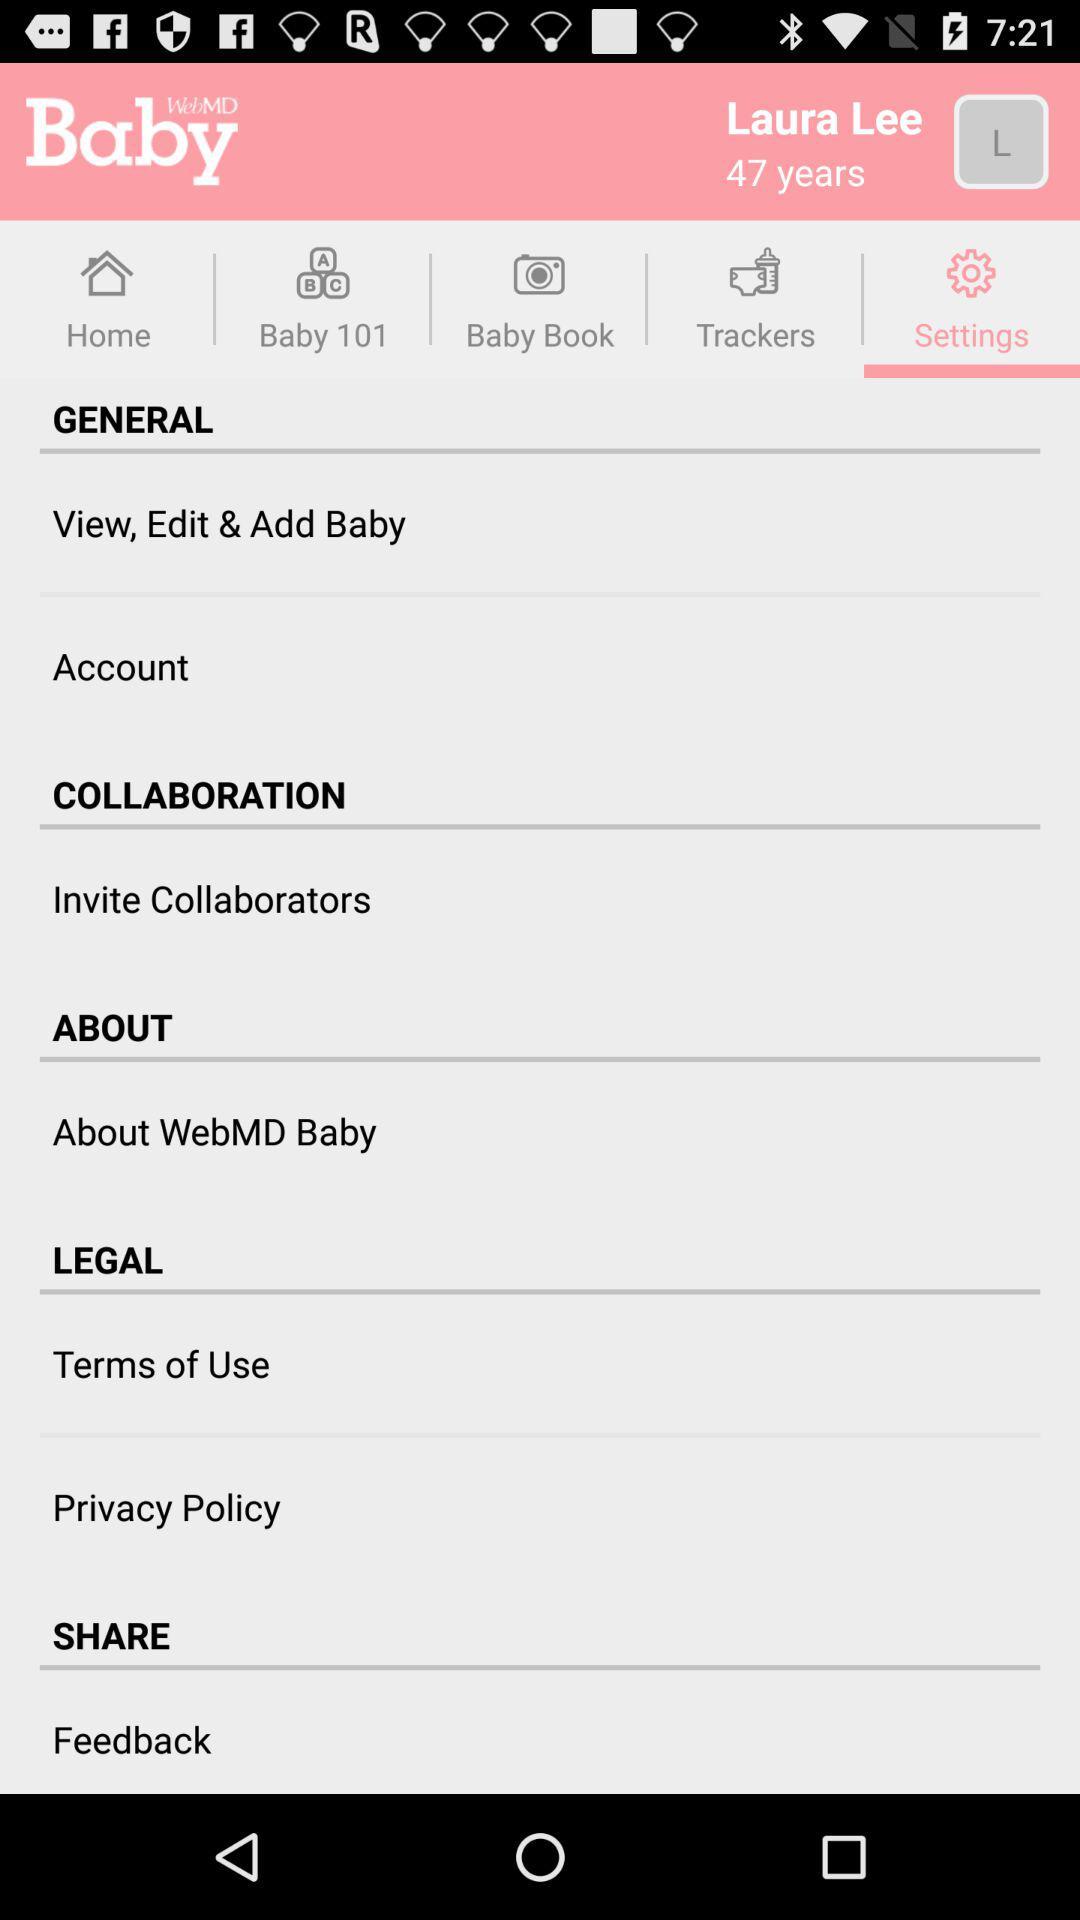 Image resolution: width=1080 pixels, height=1920 pixels. Describe the element at coordinates (165, 1506) in the screenshot. I see `privacy policy item` at that location.